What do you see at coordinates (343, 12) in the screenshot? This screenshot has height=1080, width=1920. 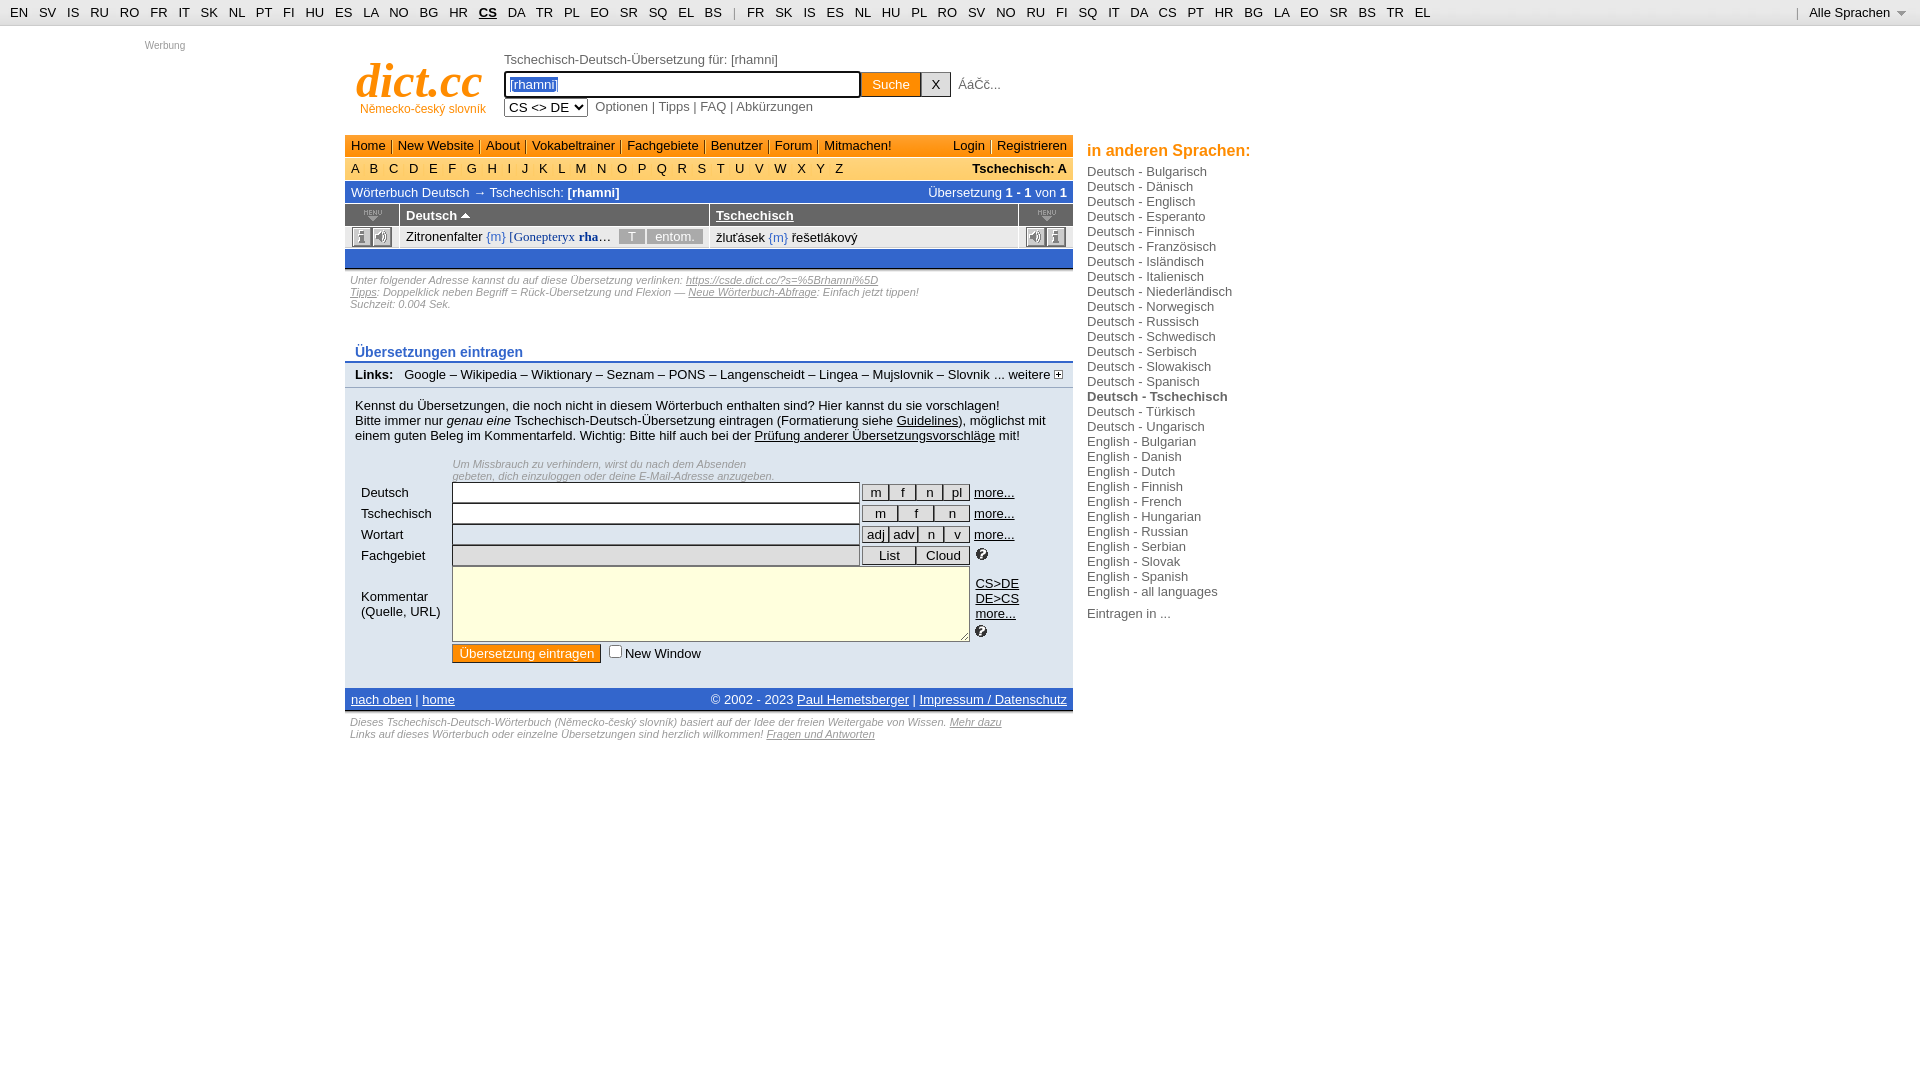 I see `'ES'` at bounding box center [343, 12].